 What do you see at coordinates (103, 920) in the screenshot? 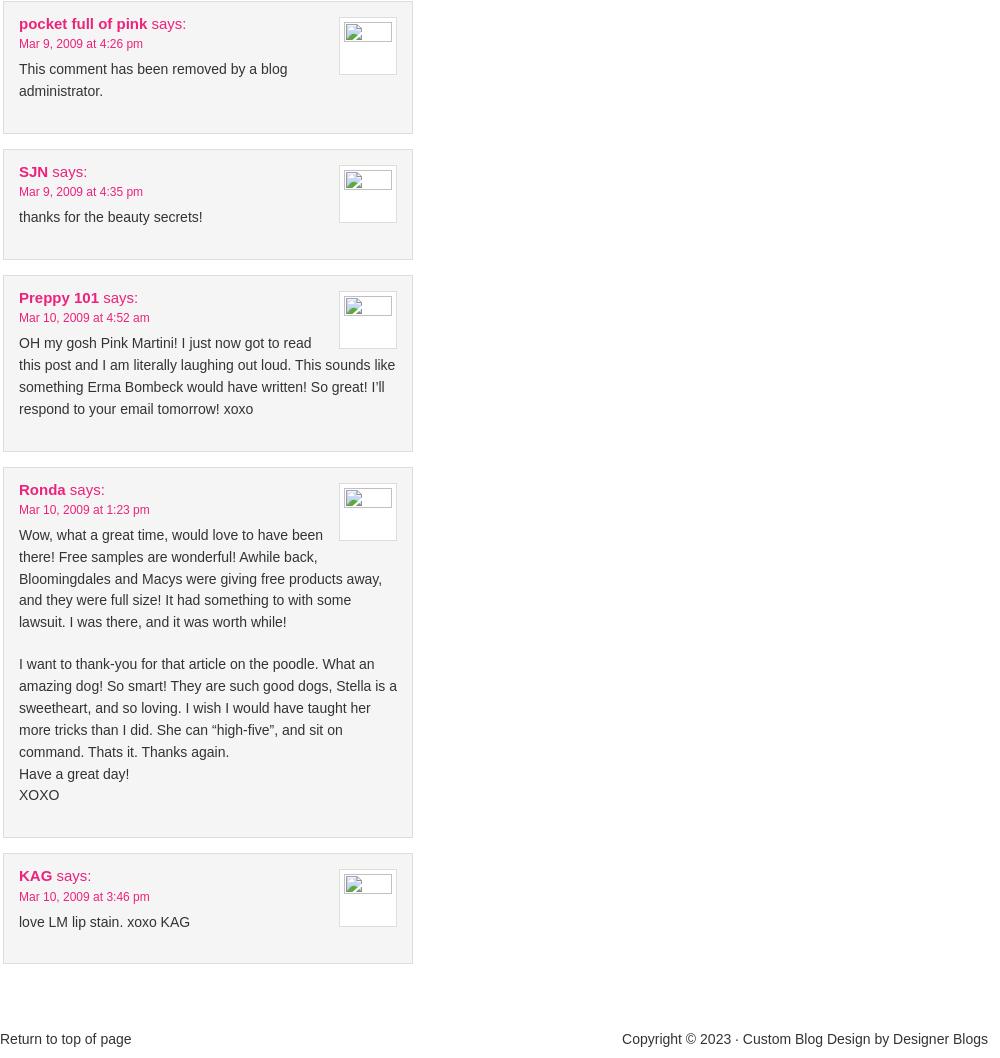
I see `'love LM lip stain. xoxo KAG'` at bounding box center [103, 920].